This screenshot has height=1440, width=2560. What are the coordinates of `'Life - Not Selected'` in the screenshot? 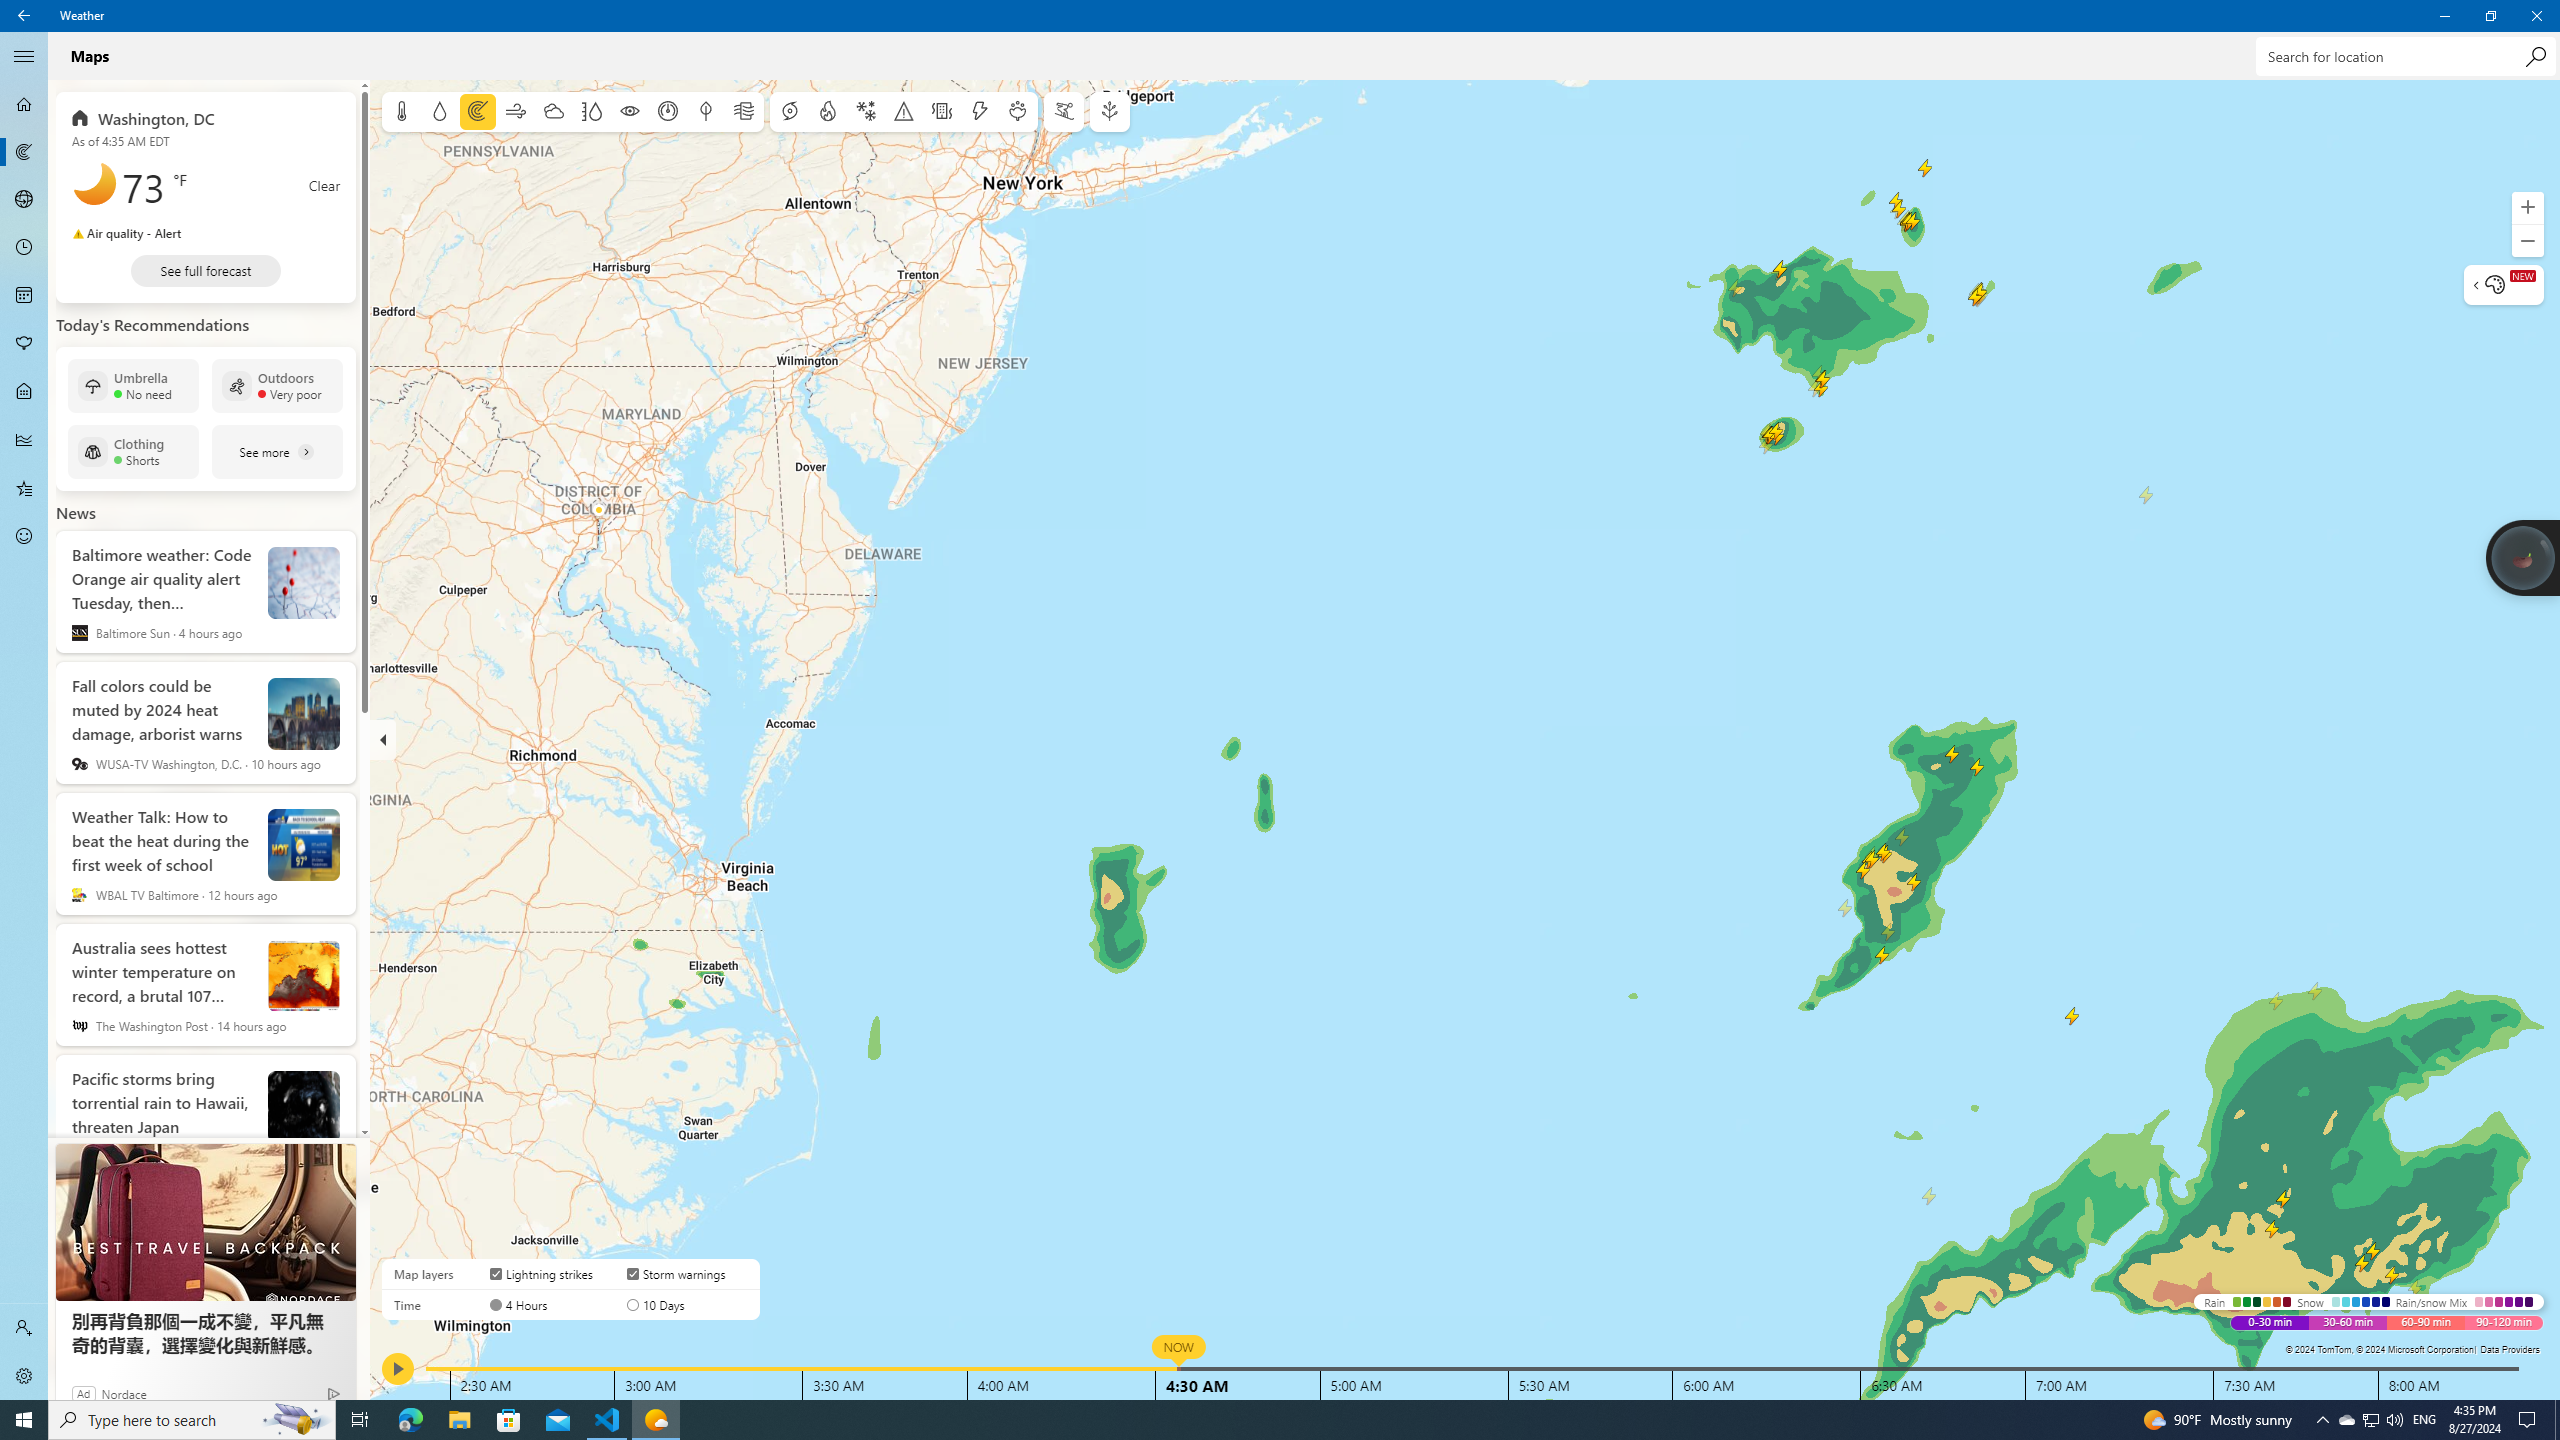 It's located at (24, 391).